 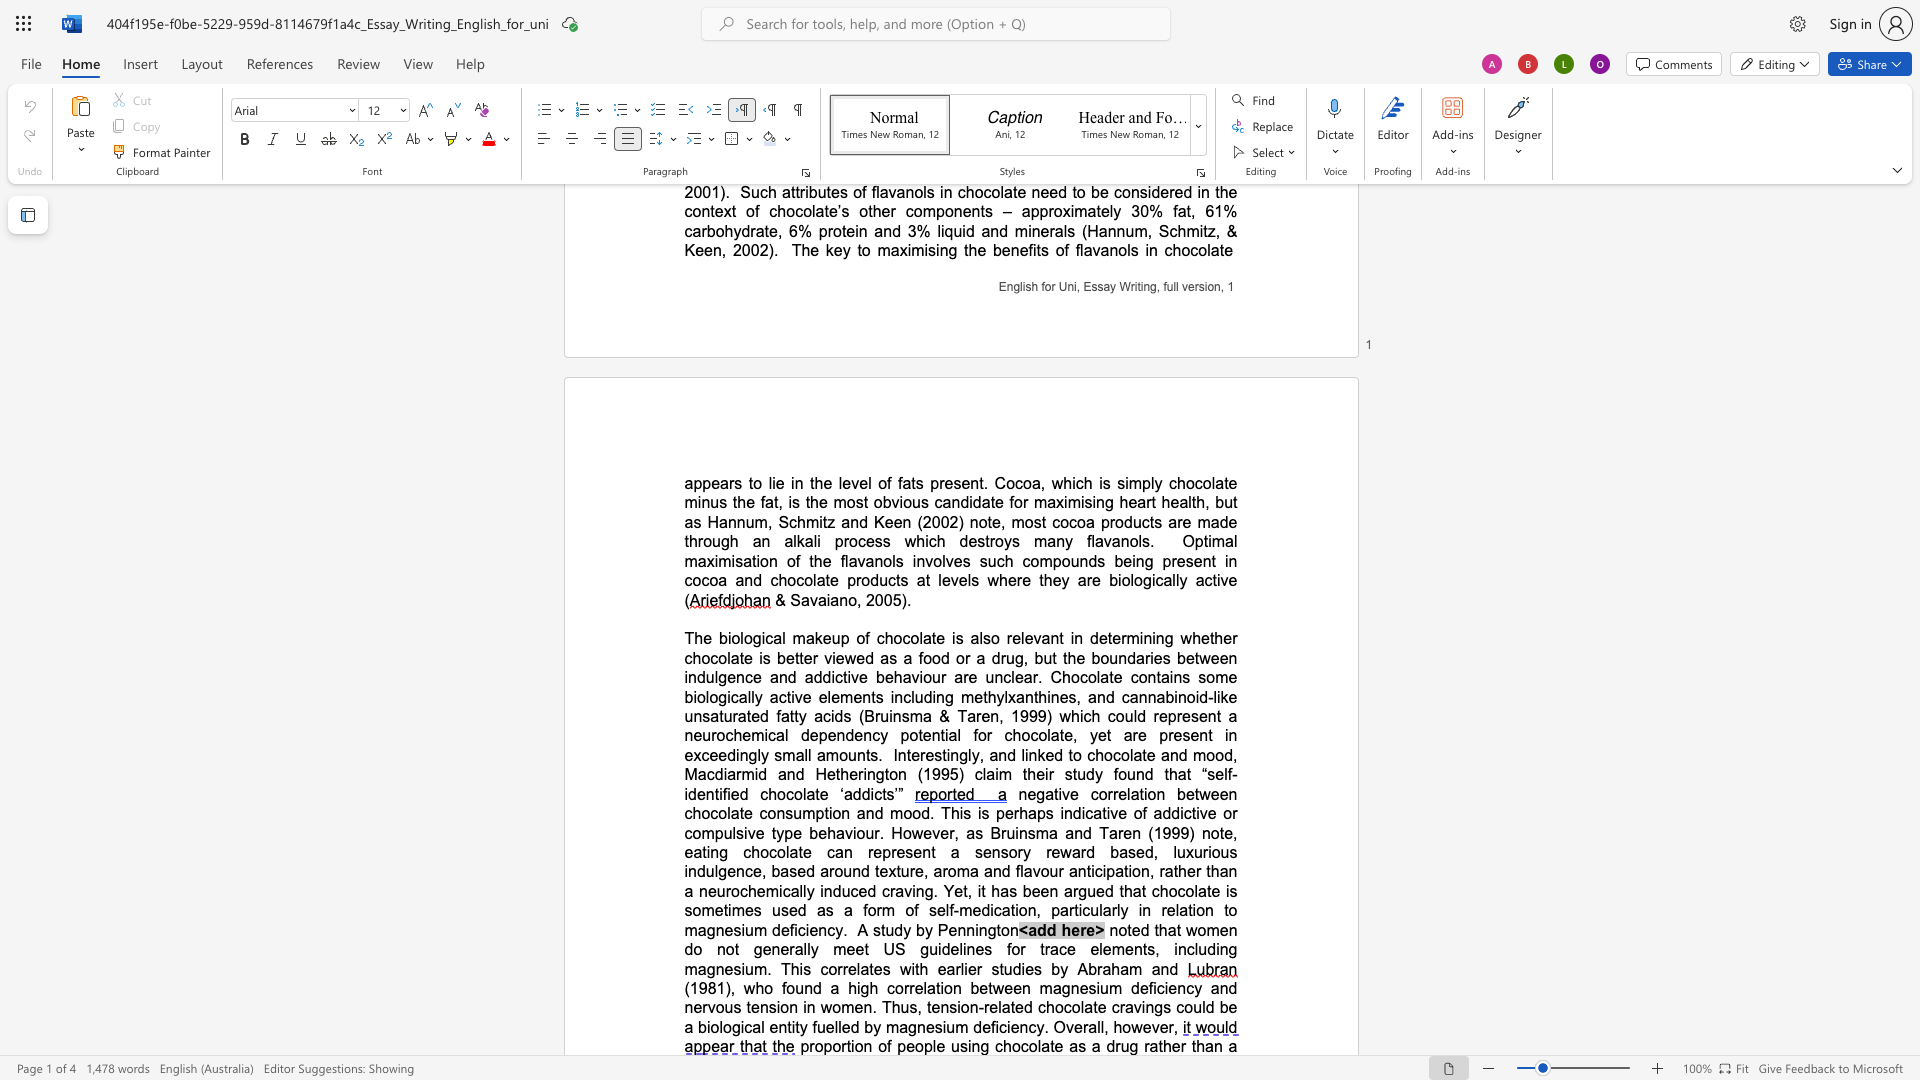 I want to click on the space between the continuous character "u" and "c" in the text, so click(x=758, y=192).